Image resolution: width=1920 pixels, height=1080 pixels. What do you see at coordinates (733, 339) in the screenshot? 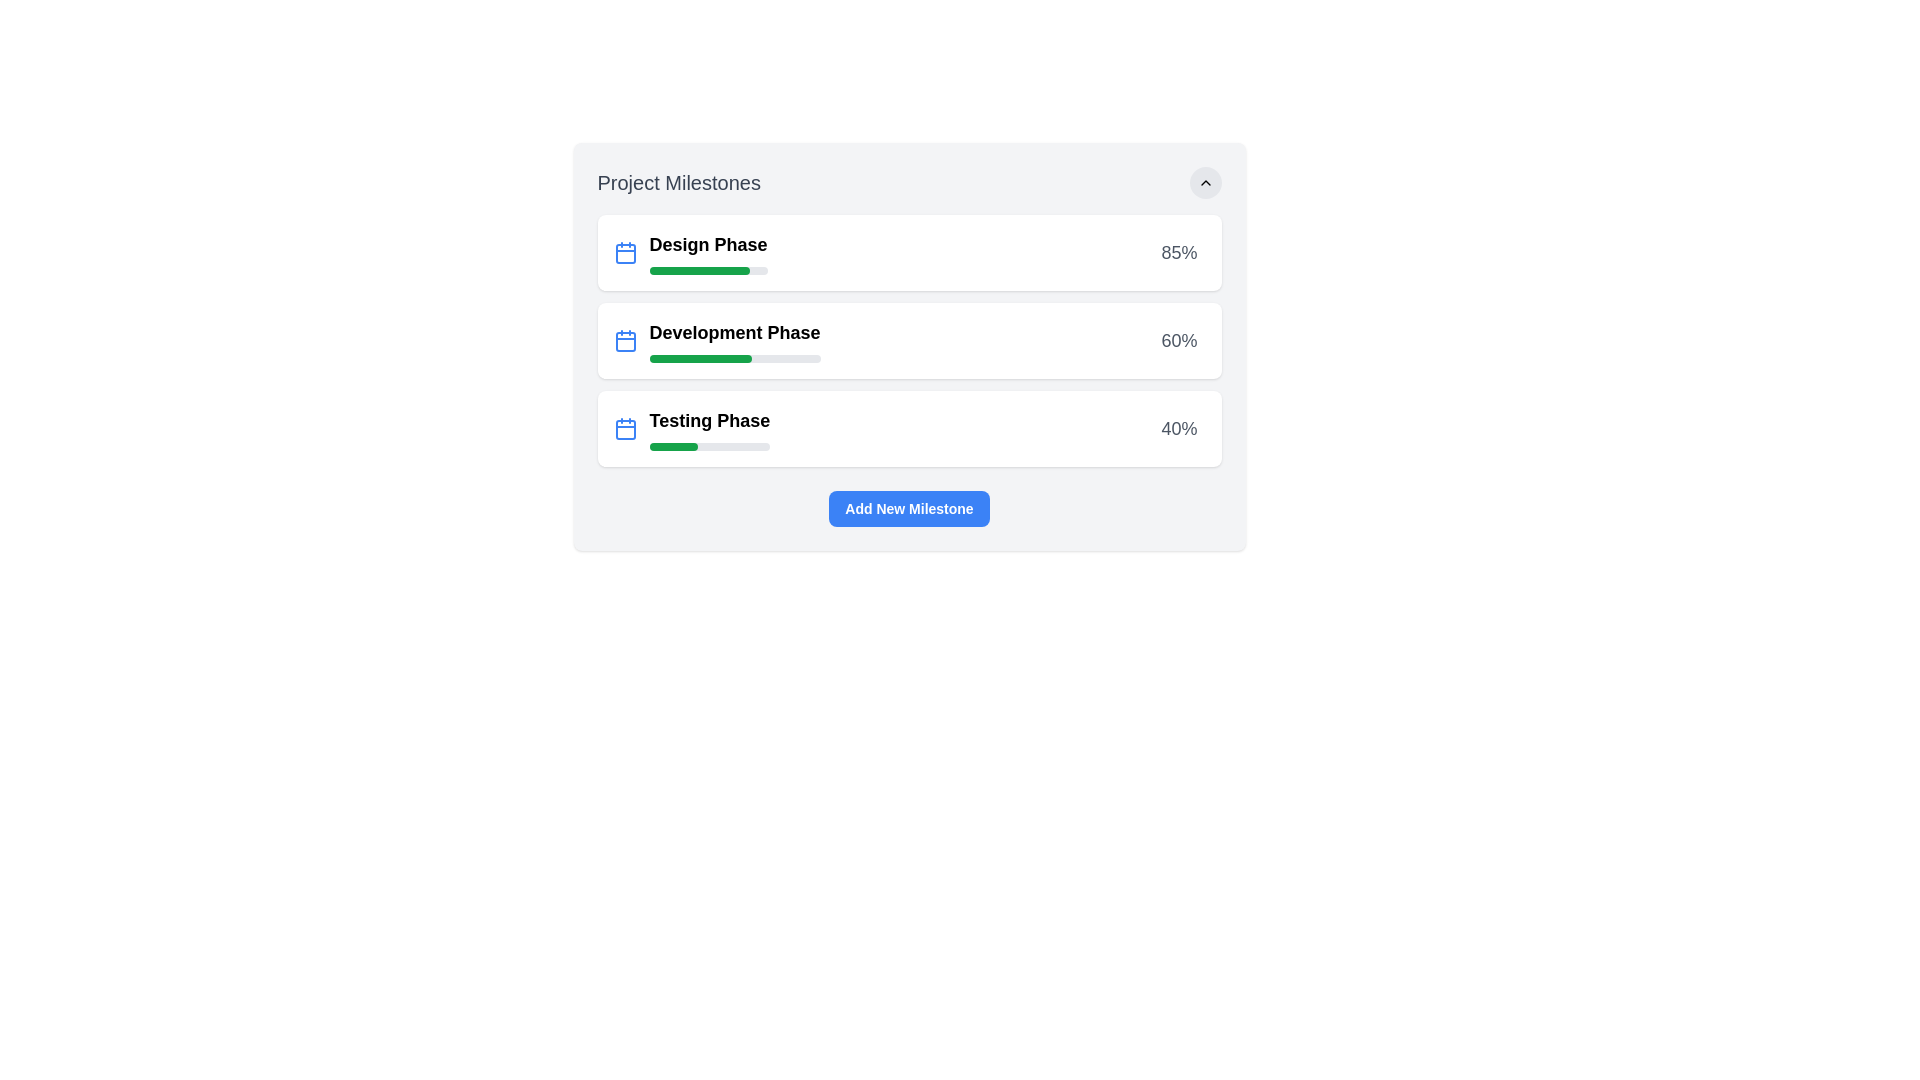
I see `the 'Development Phase' label with the progress indicator` at bounding box center [733, 339].